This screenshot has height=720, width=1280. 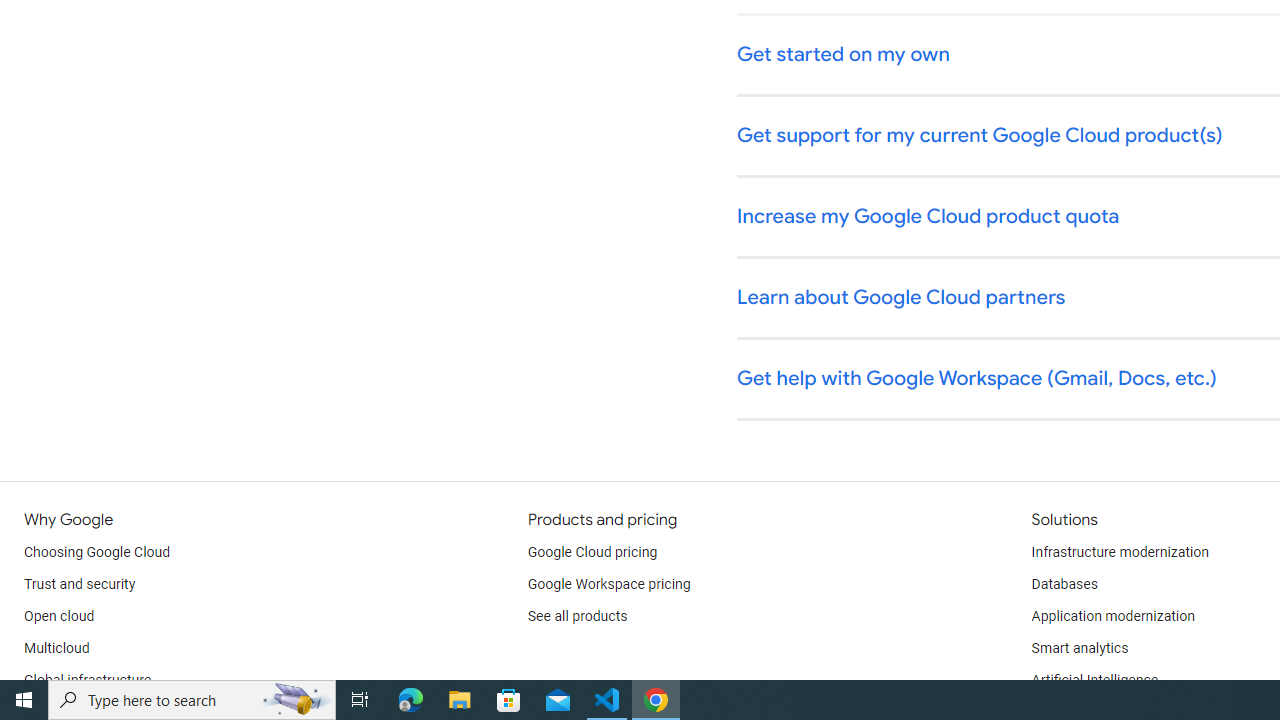 What do you see at coordinates (1063, 585) in the screenshot?
I see `'Databases'` at bounding box center [1063, 585].